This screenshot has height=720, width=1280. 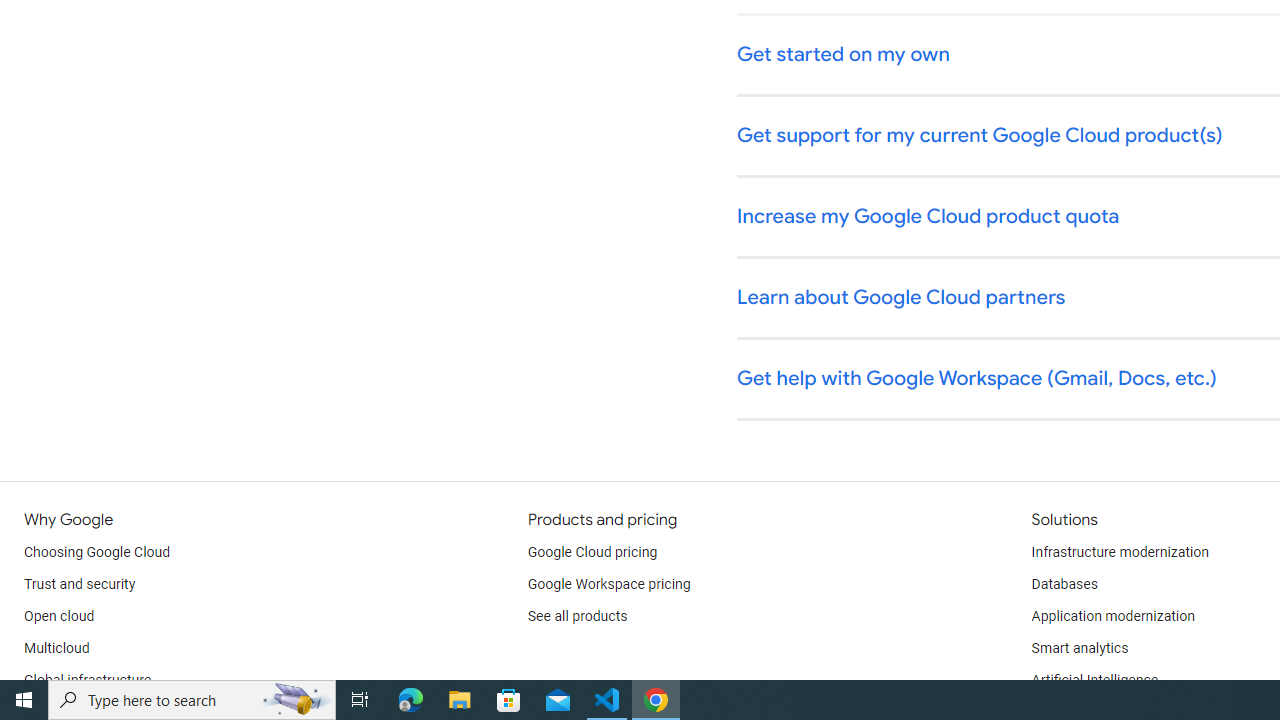 What do you see at coordinates (1063, 585) in the screenshot?
I see `'Databases'` at bounding box center [1063, 585].